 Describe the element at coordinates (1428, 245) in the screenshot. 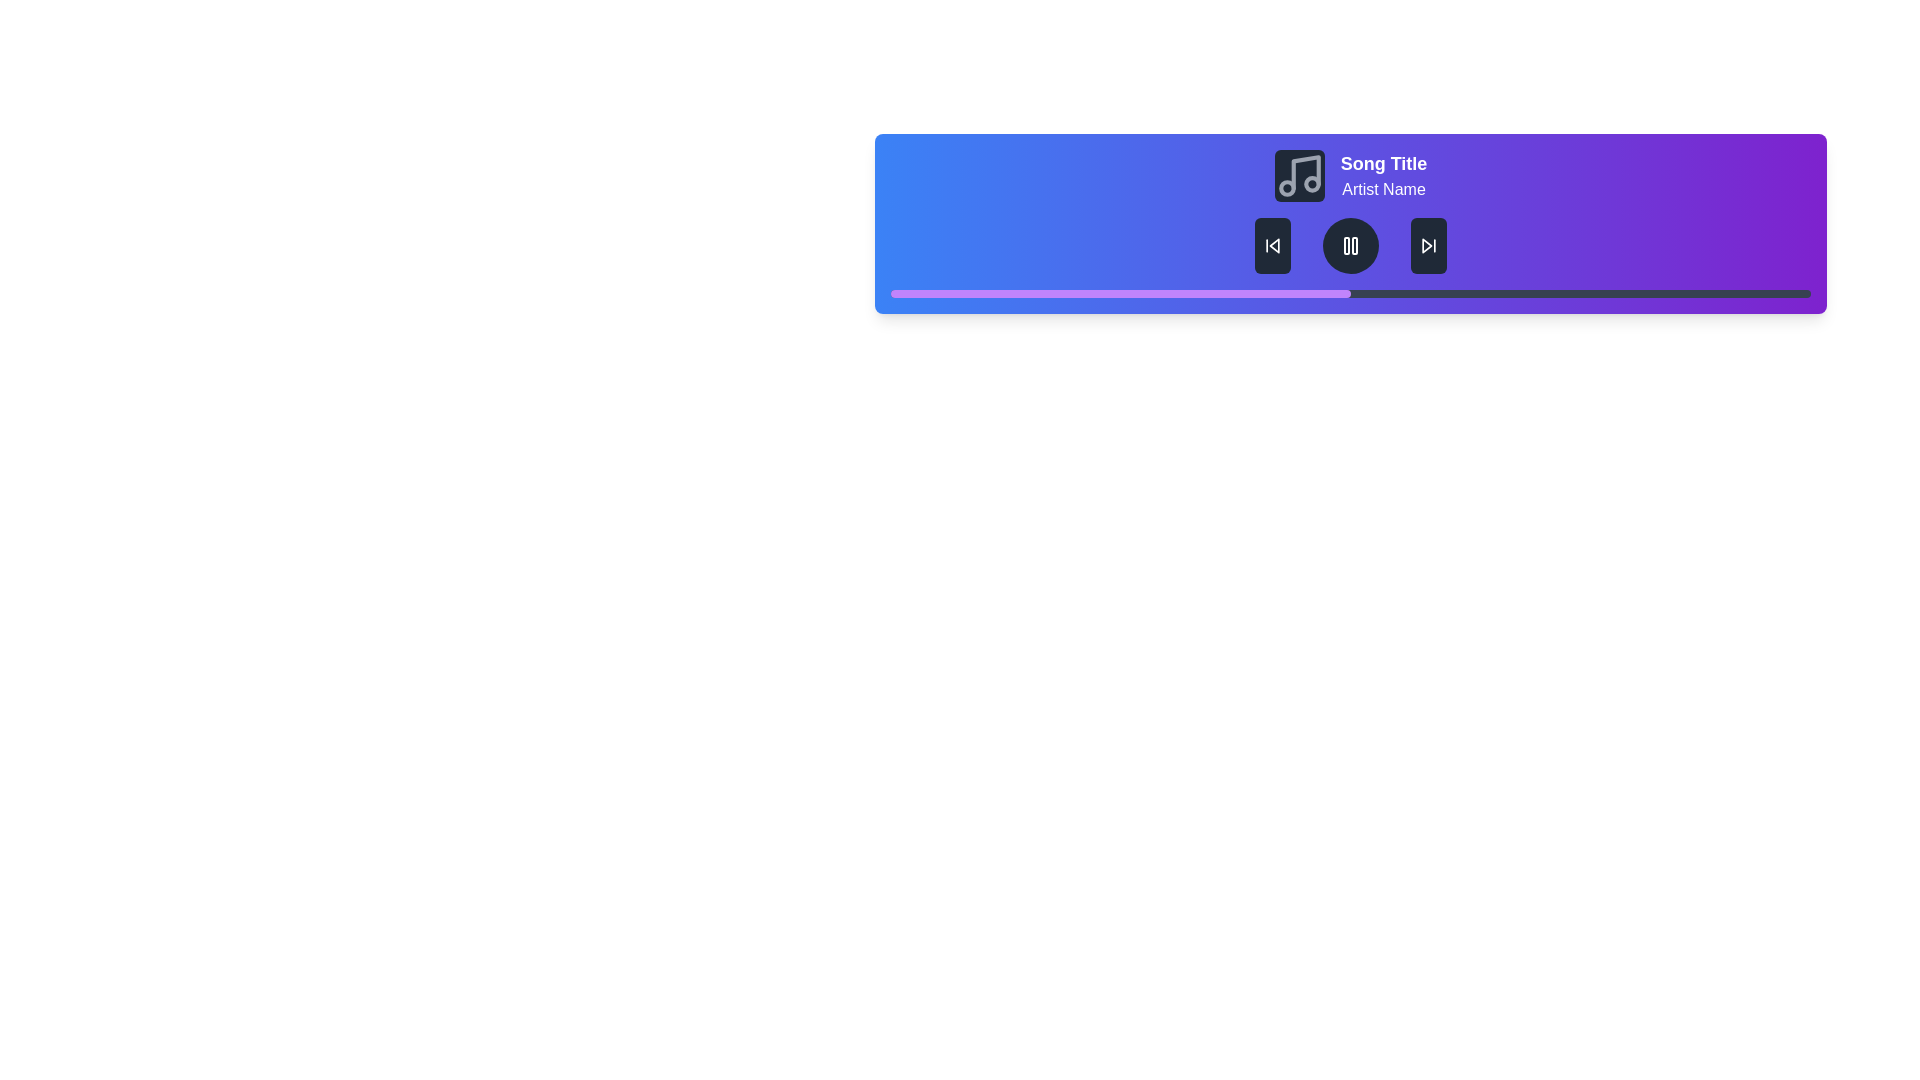

I see `the skip-forward button located at the far right among the three primary buttons to advance to the next track` at that location.